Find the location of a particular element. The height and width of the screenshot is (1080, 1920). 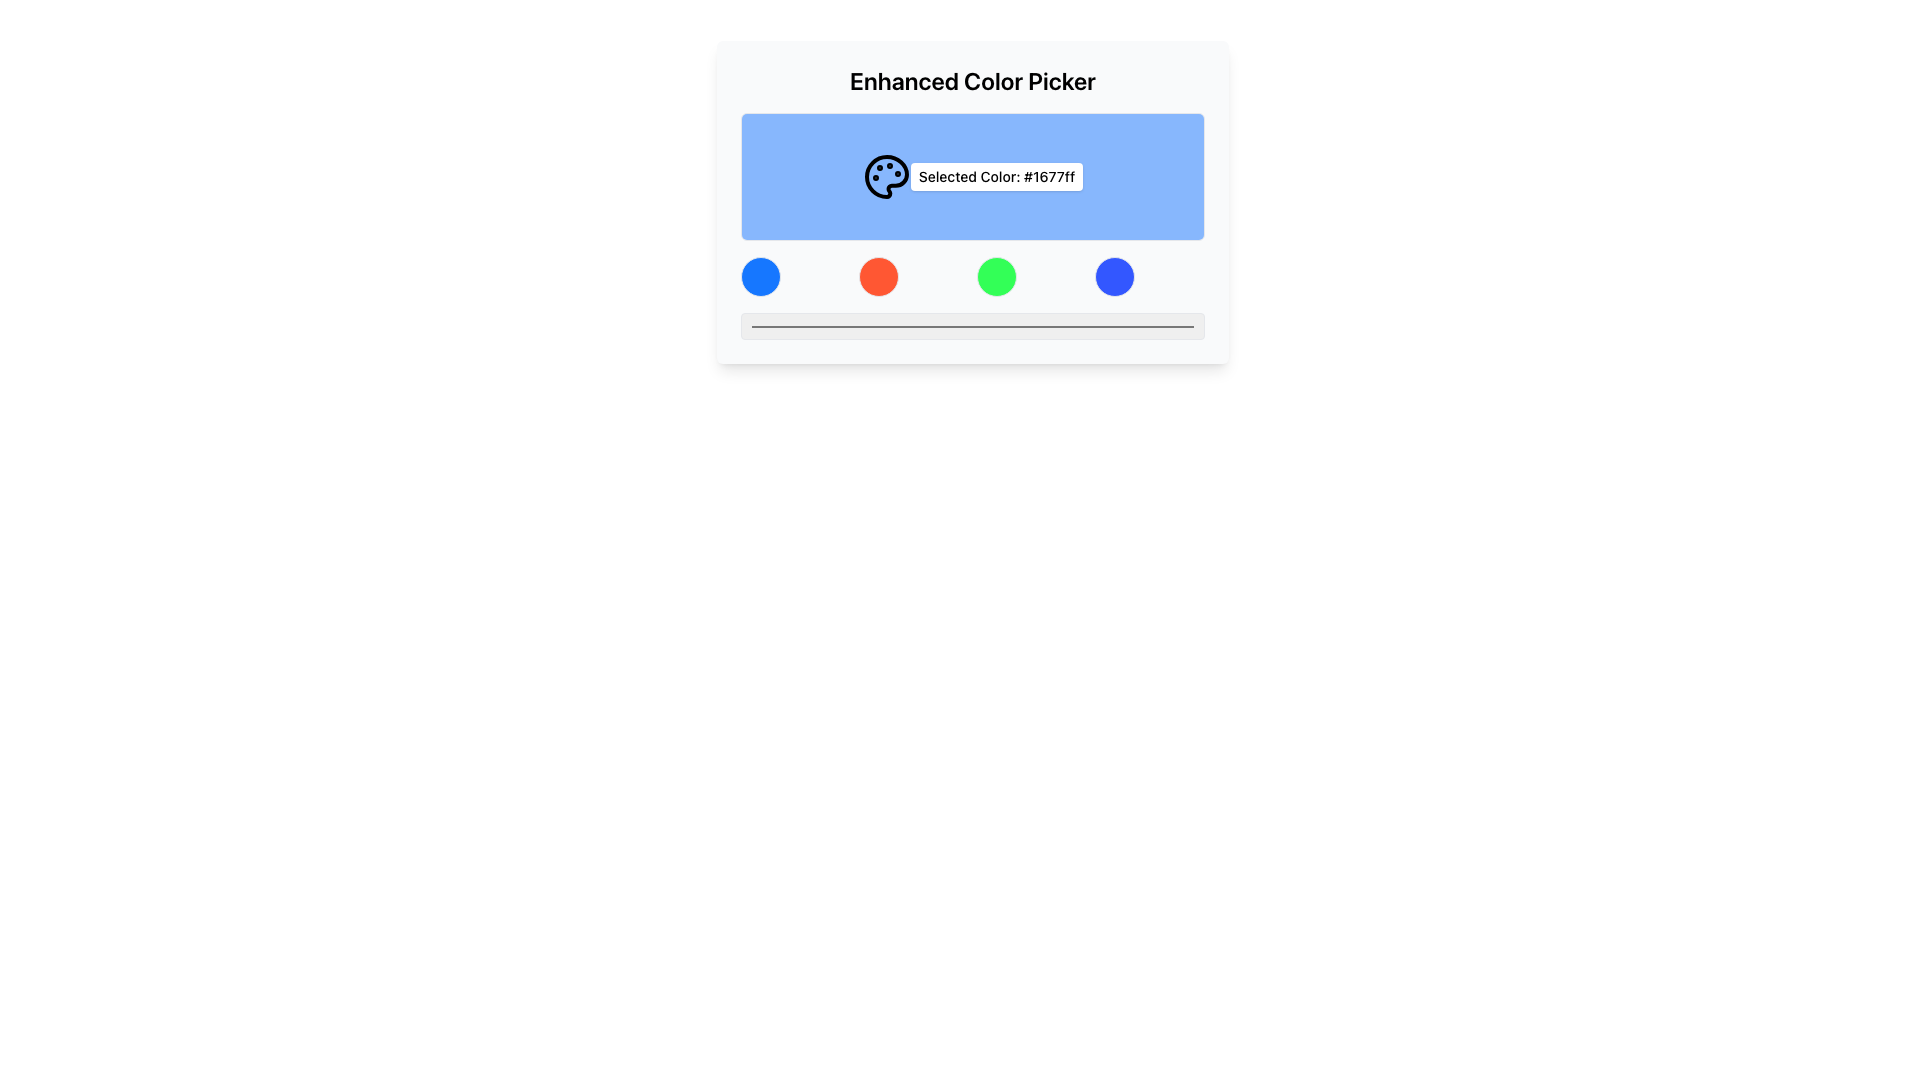

the palette icon located to the left of the 'Selected Color: #1677ff' text, which is styled with a black outline and smaller filled circles representing paint spots is located at coordinates (885, 176).